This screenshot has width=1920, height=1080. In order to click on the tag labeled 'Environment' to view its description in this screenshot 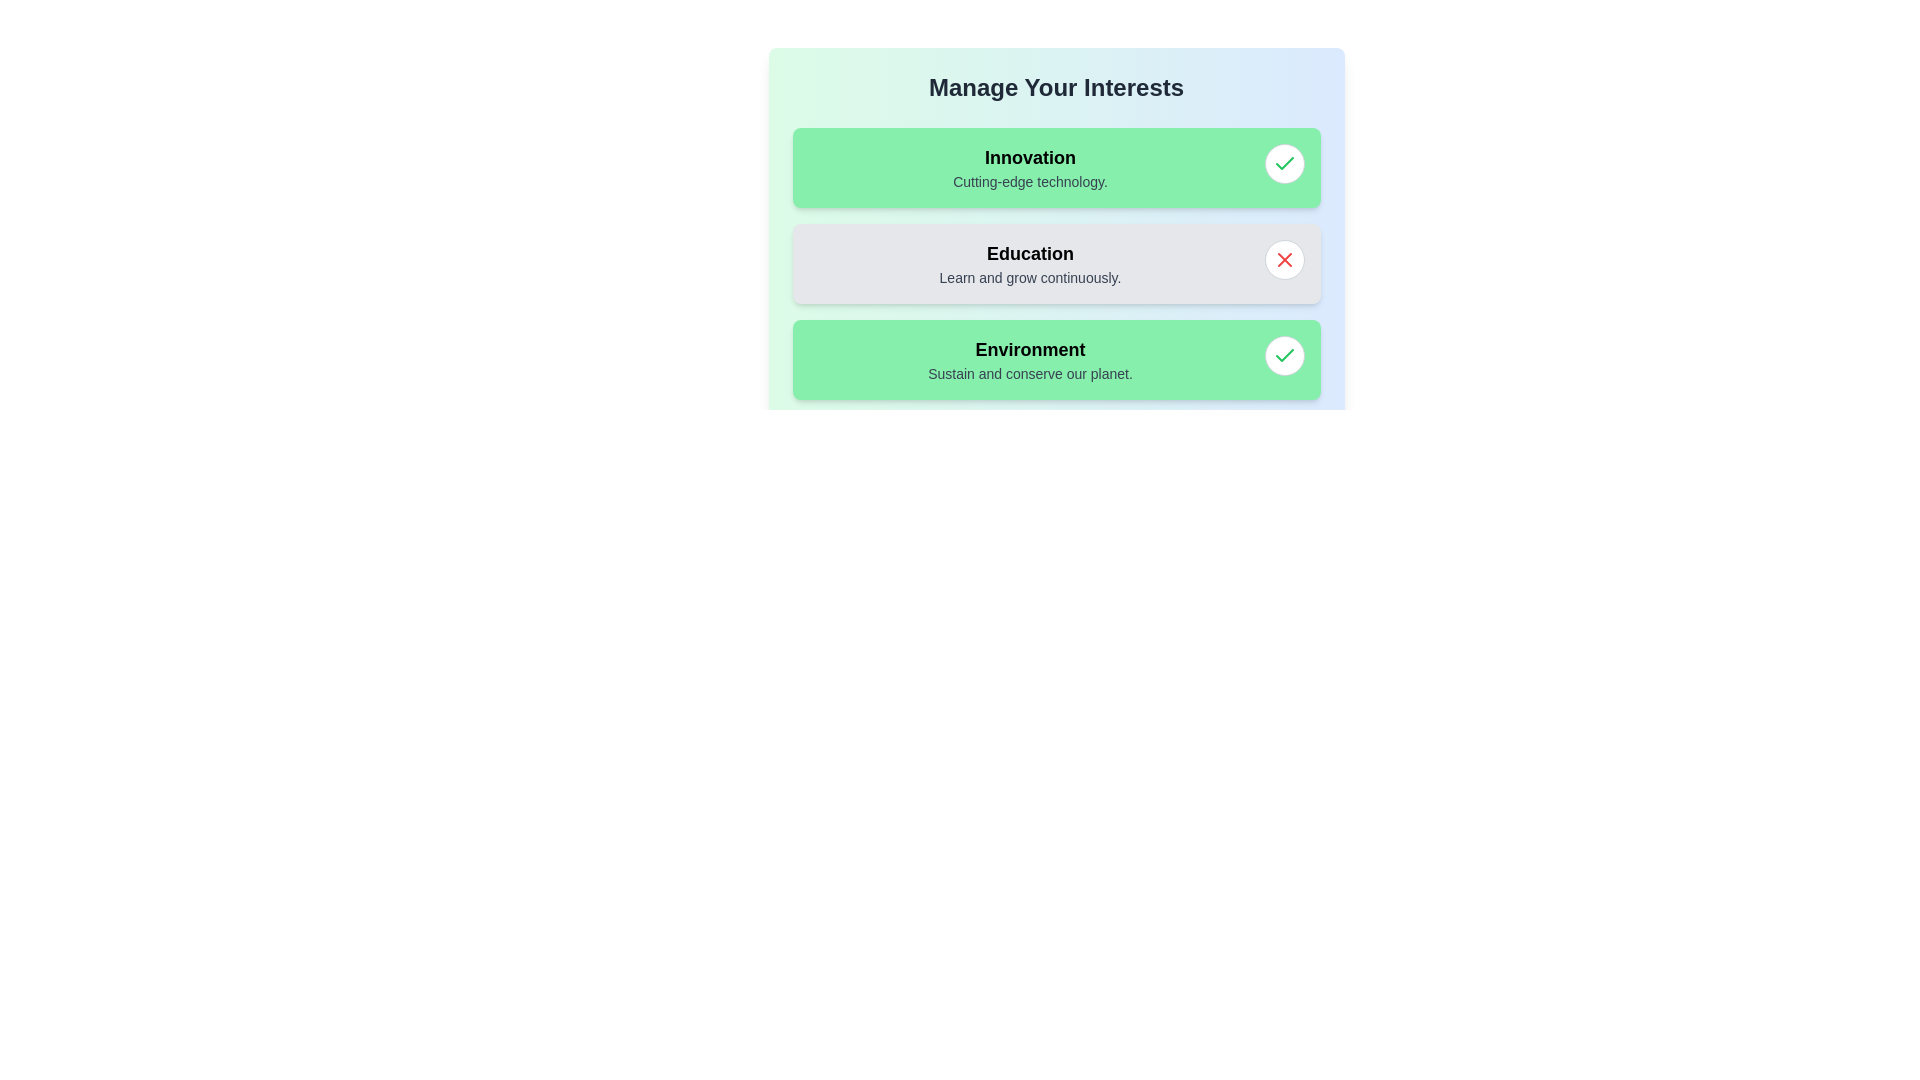, I will do `click(1030, 358)`.